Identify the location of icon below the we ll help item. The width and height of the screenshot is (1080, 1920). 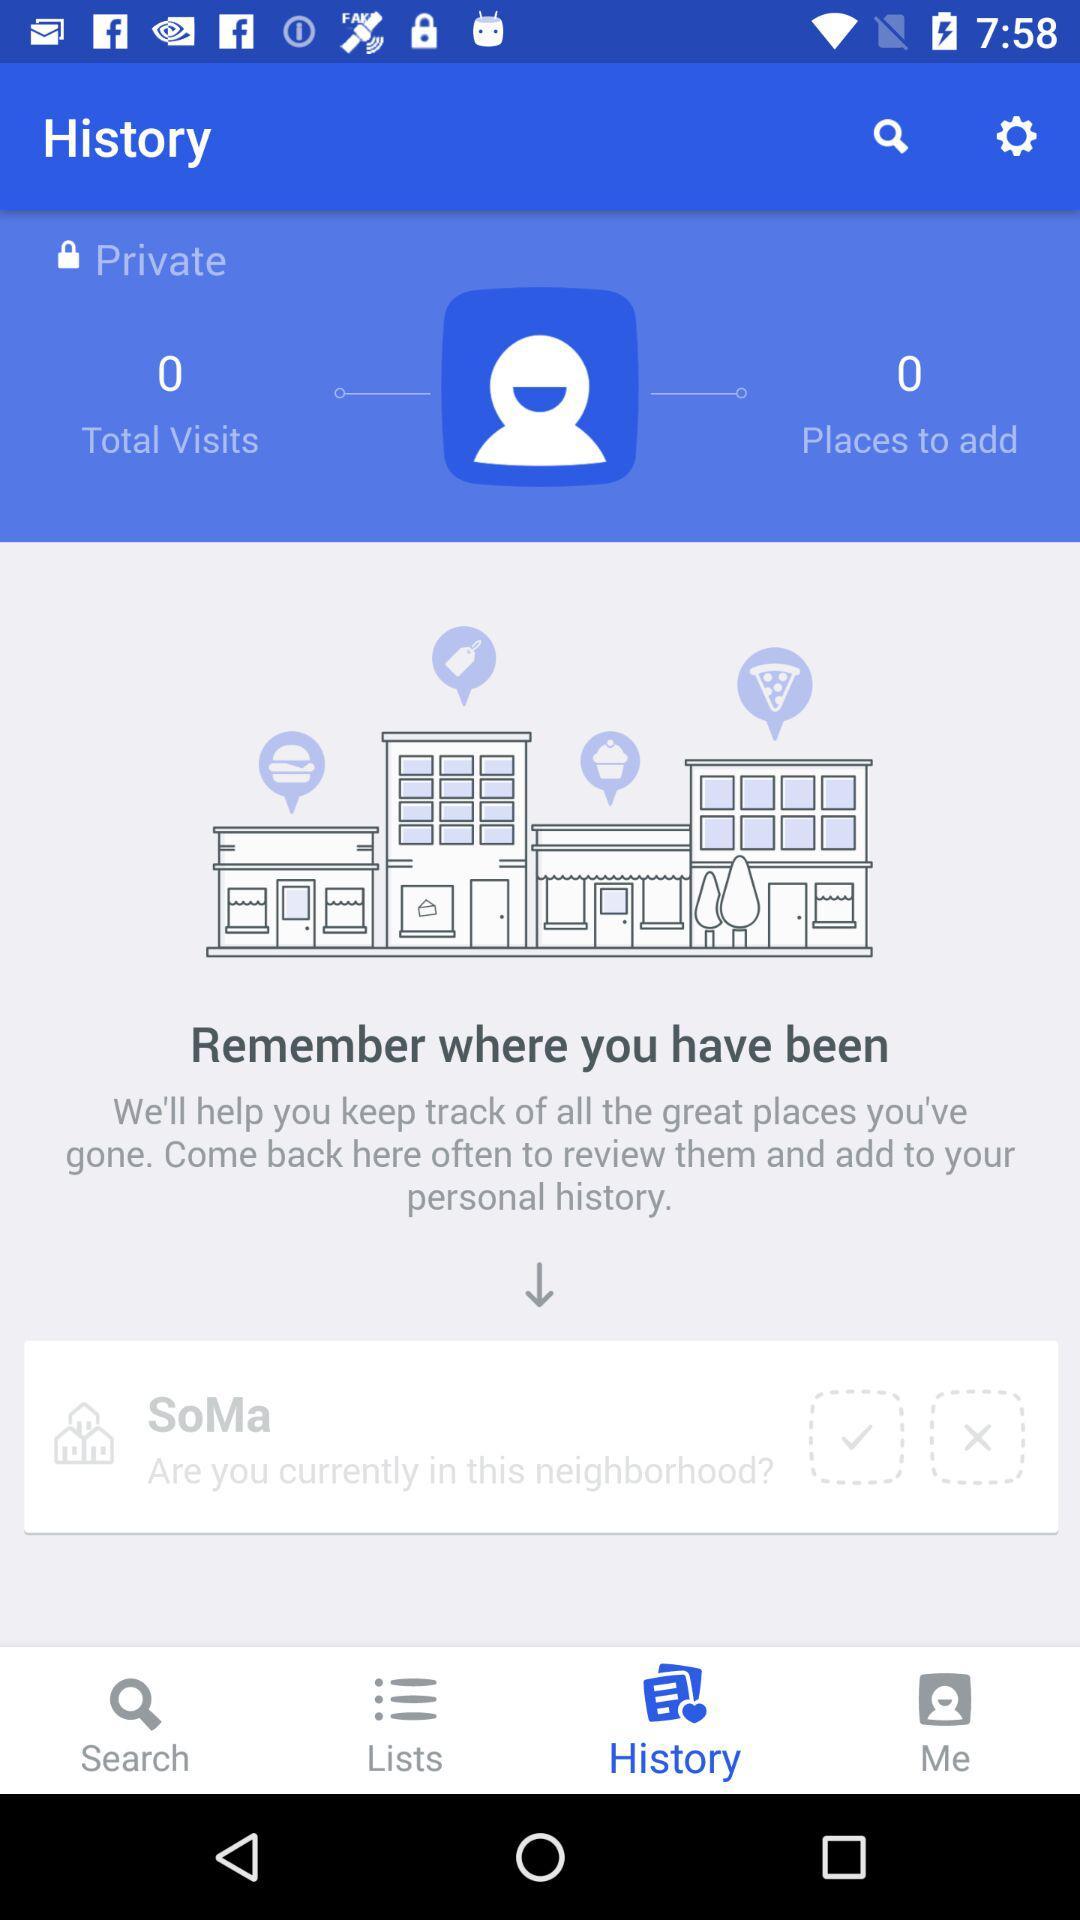
(855, 1436).